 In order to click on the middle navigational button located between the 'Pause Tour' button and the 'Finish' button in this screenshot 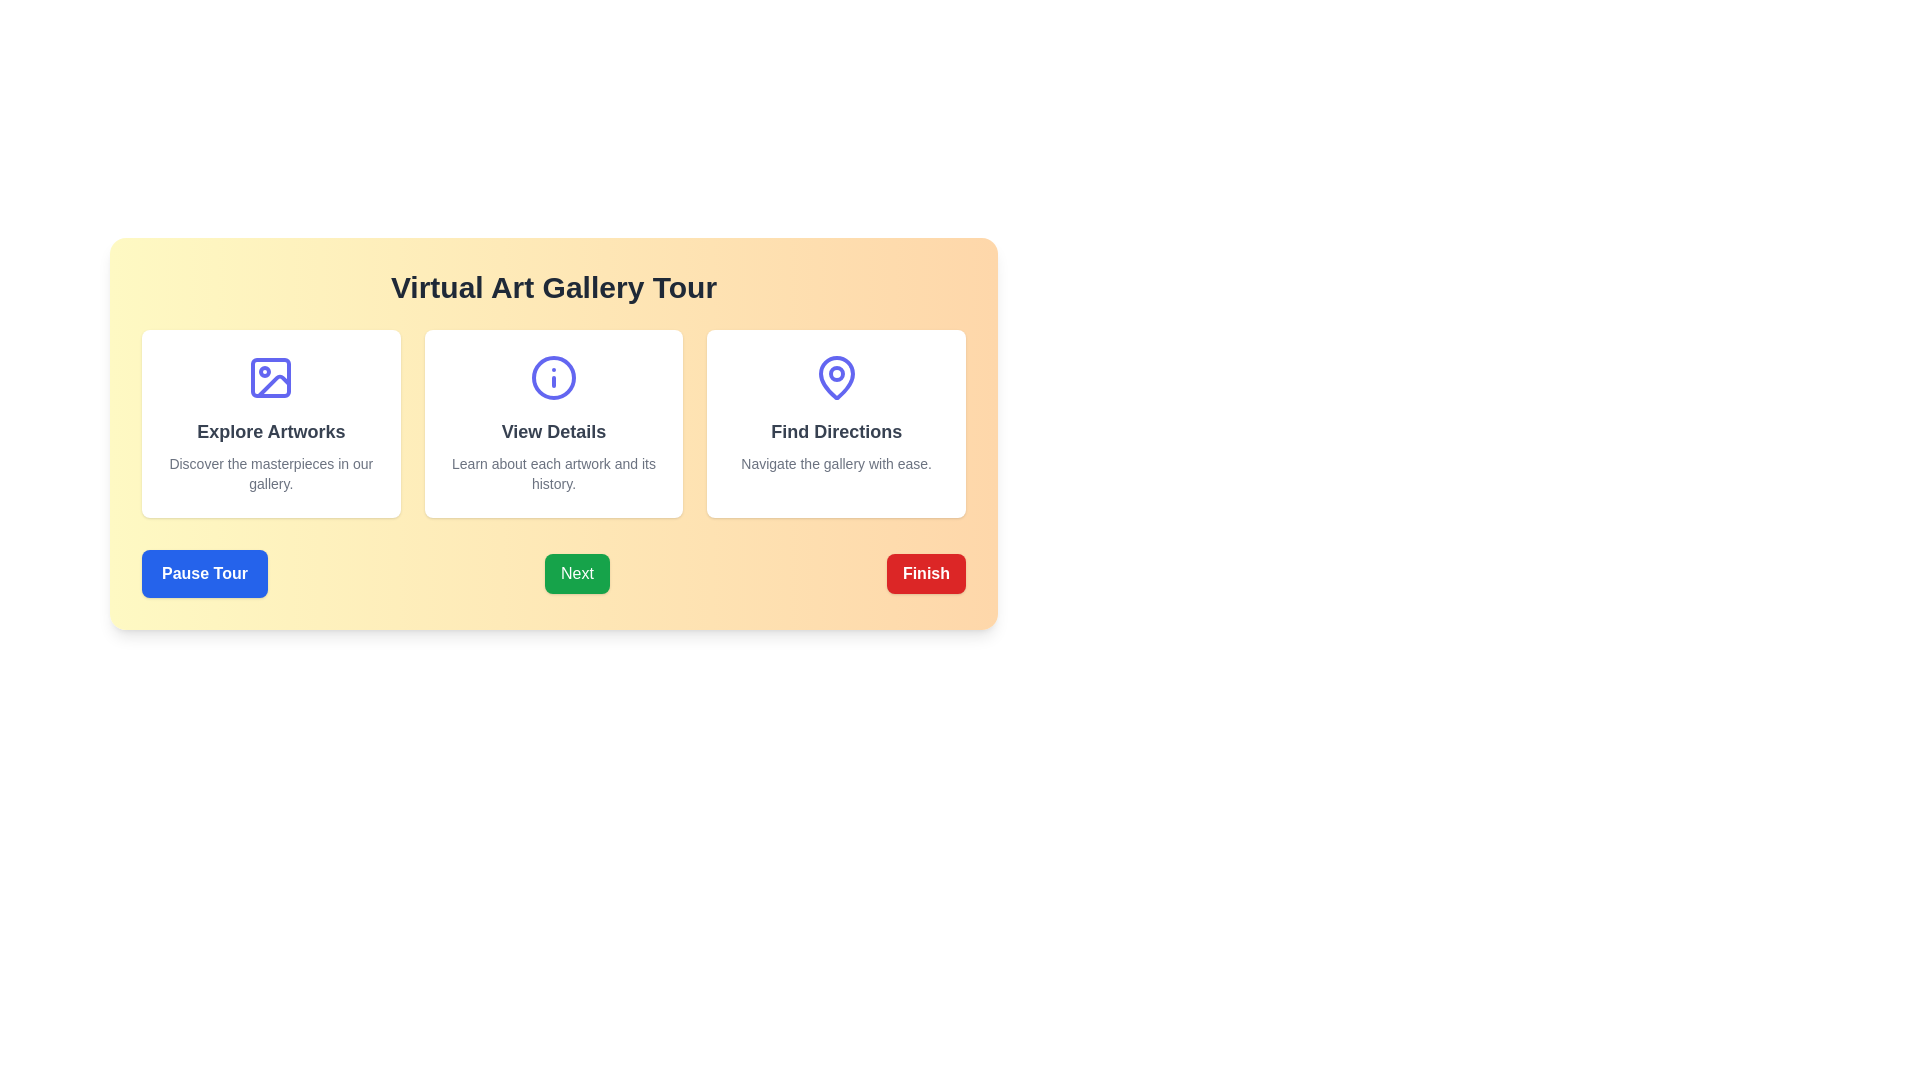, I will do `click(576, 574)`.